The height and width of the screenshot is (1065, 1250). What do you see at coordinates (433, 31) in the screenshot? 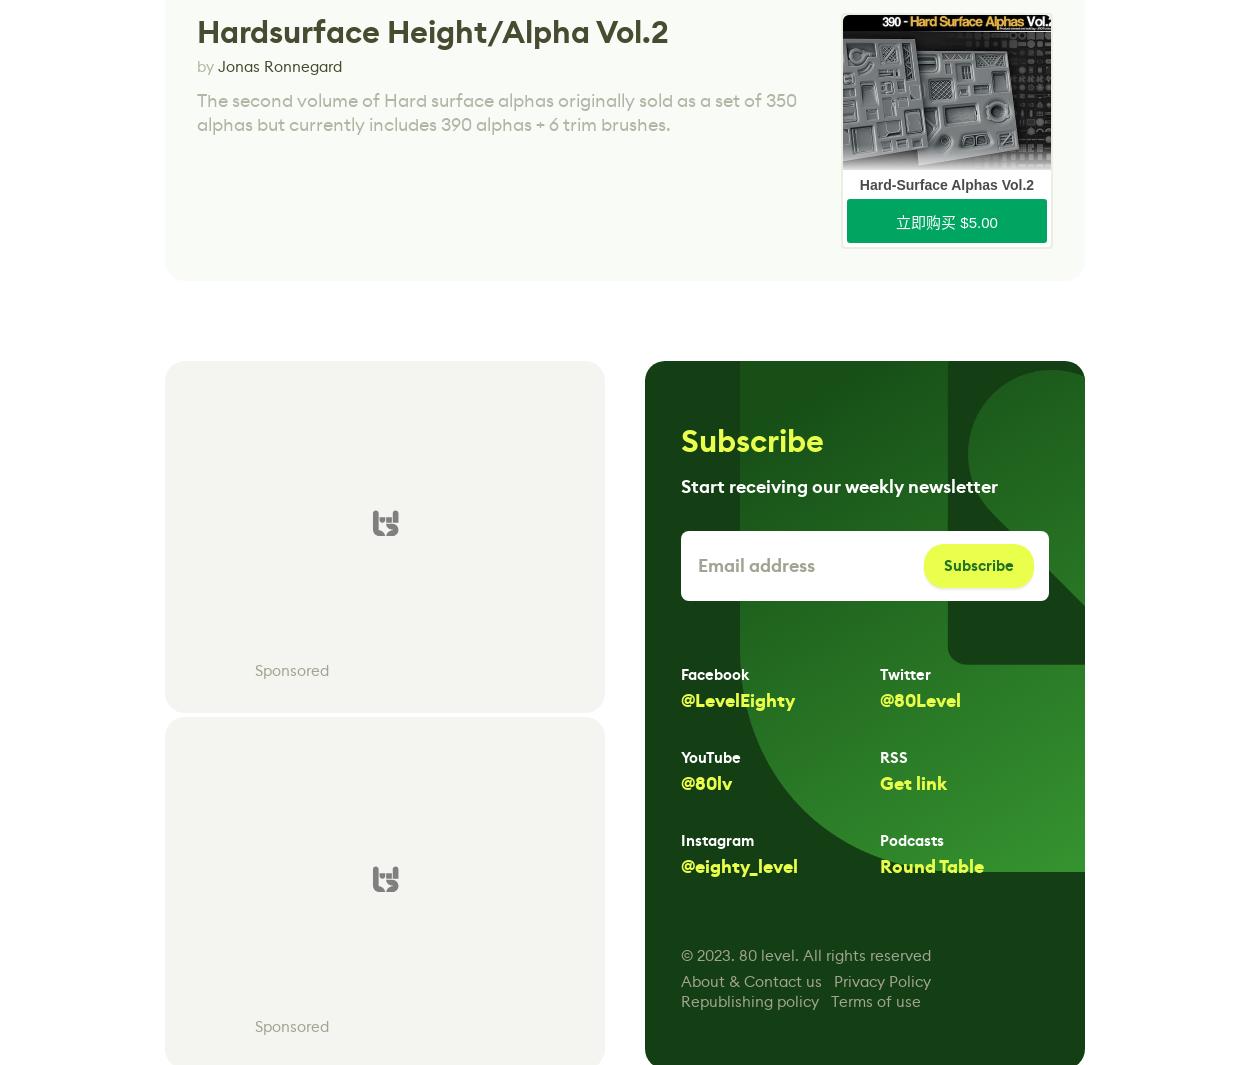
I see `'Hardsurface Height/Alpha Vol.2'` at bounding box center [433, 31].